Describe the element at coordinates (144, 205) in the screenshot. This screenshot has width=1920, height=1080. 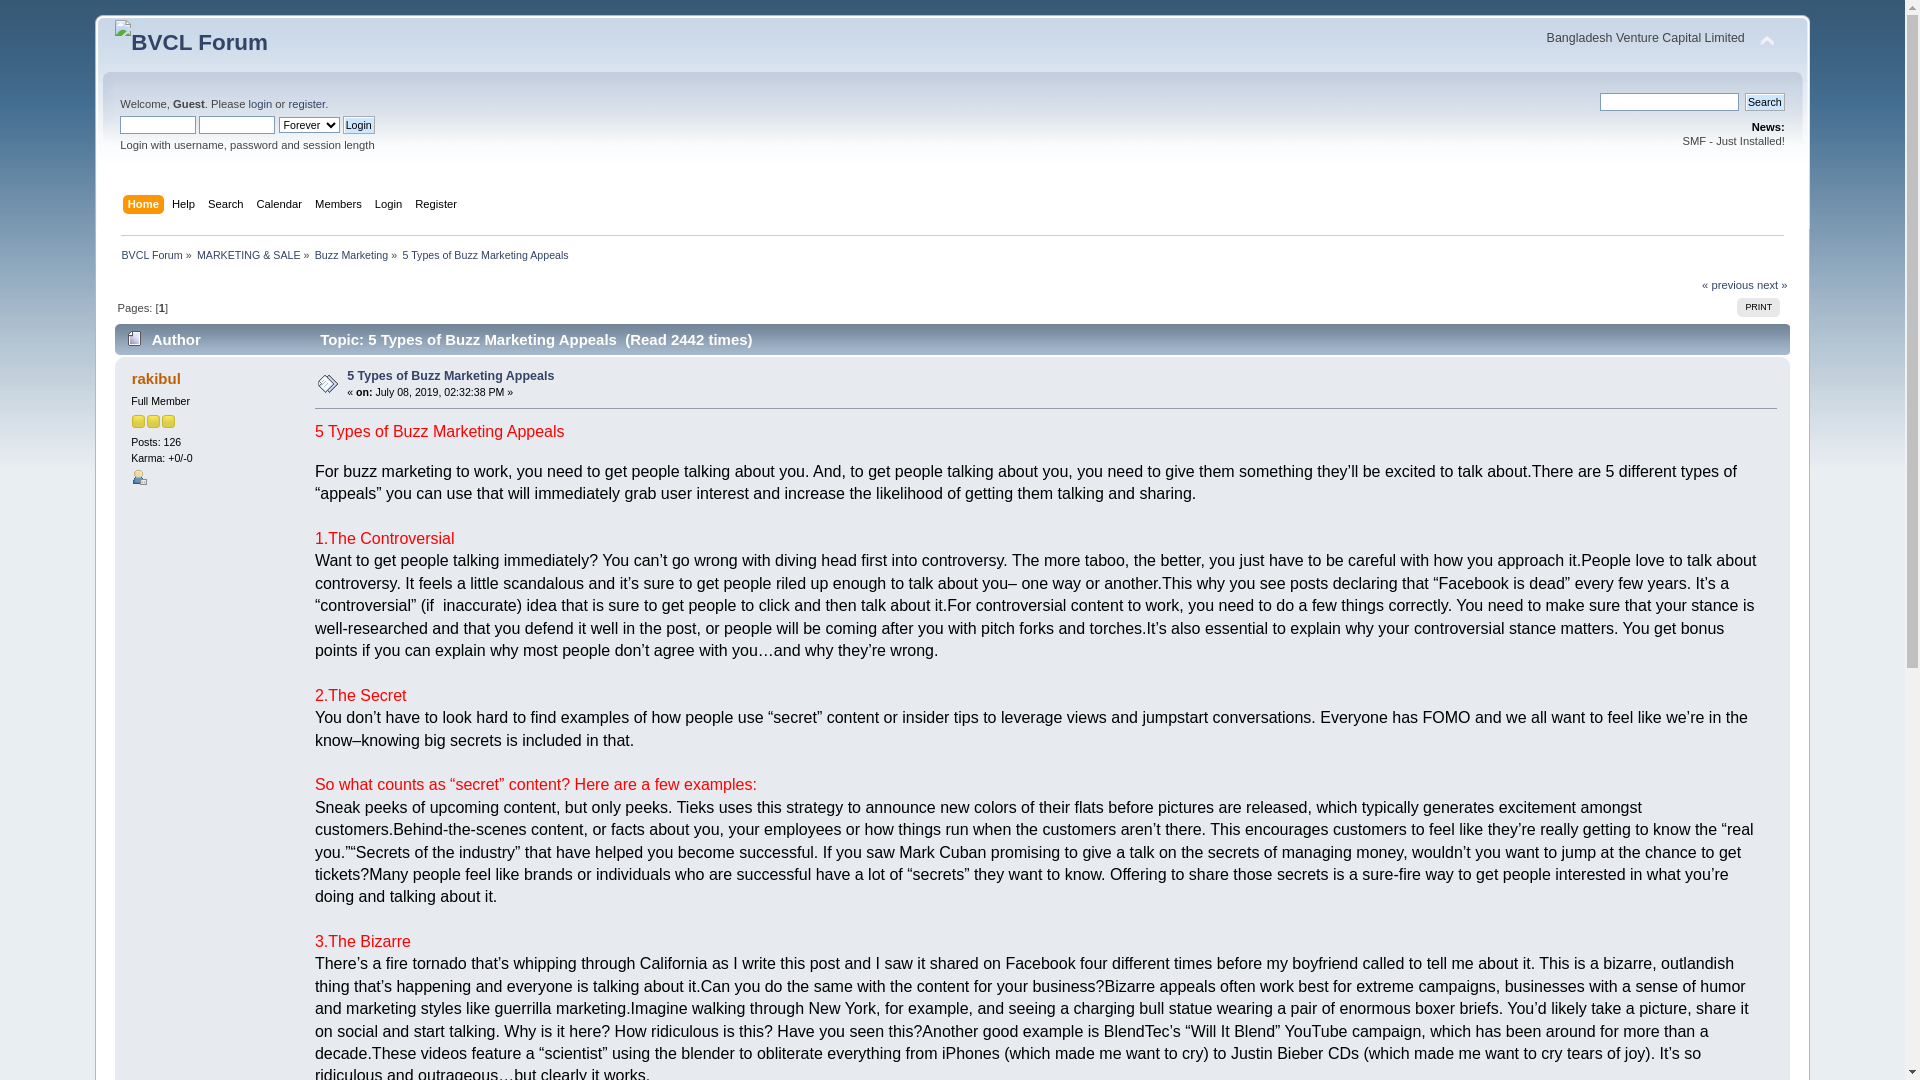
I see `'Home'` at that location.